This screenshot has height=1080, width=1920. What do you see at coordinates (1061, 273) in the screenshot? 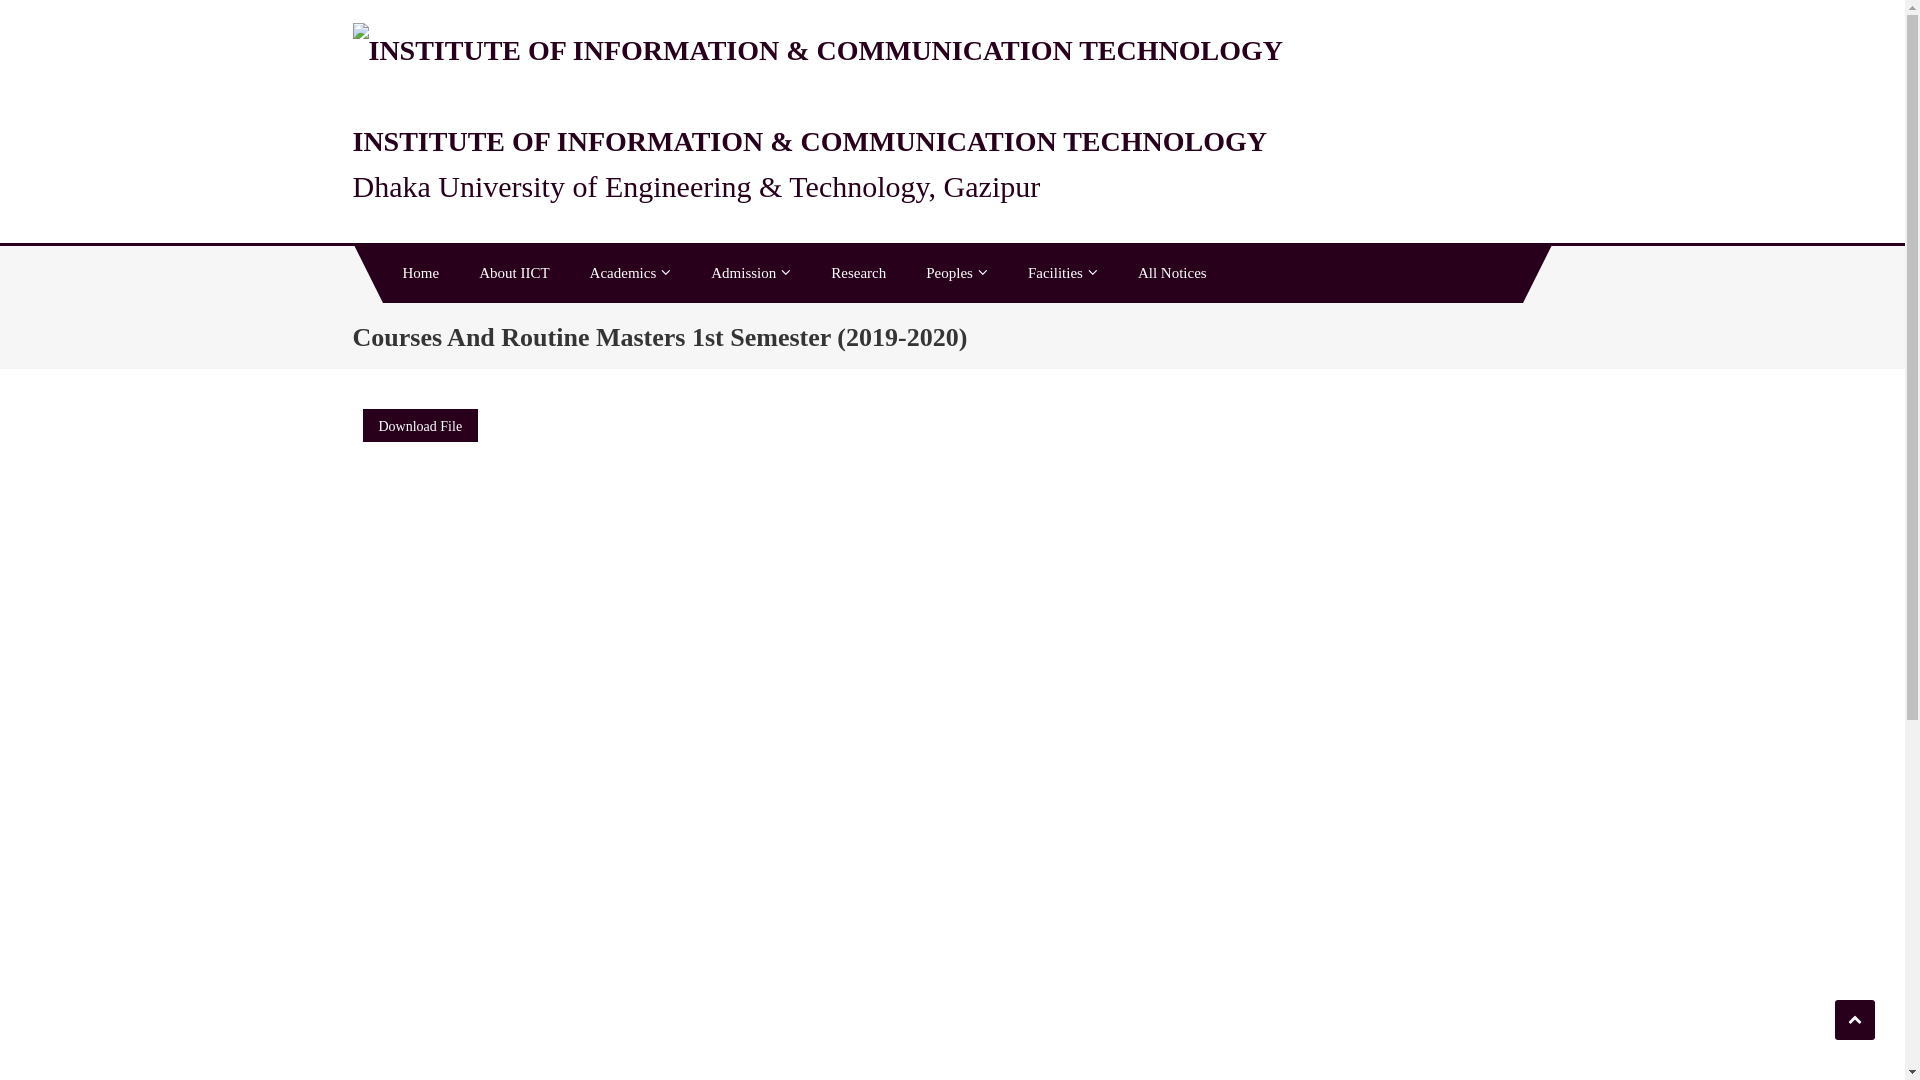
I see `'Facilities'` at bounding box center [1061, 273].